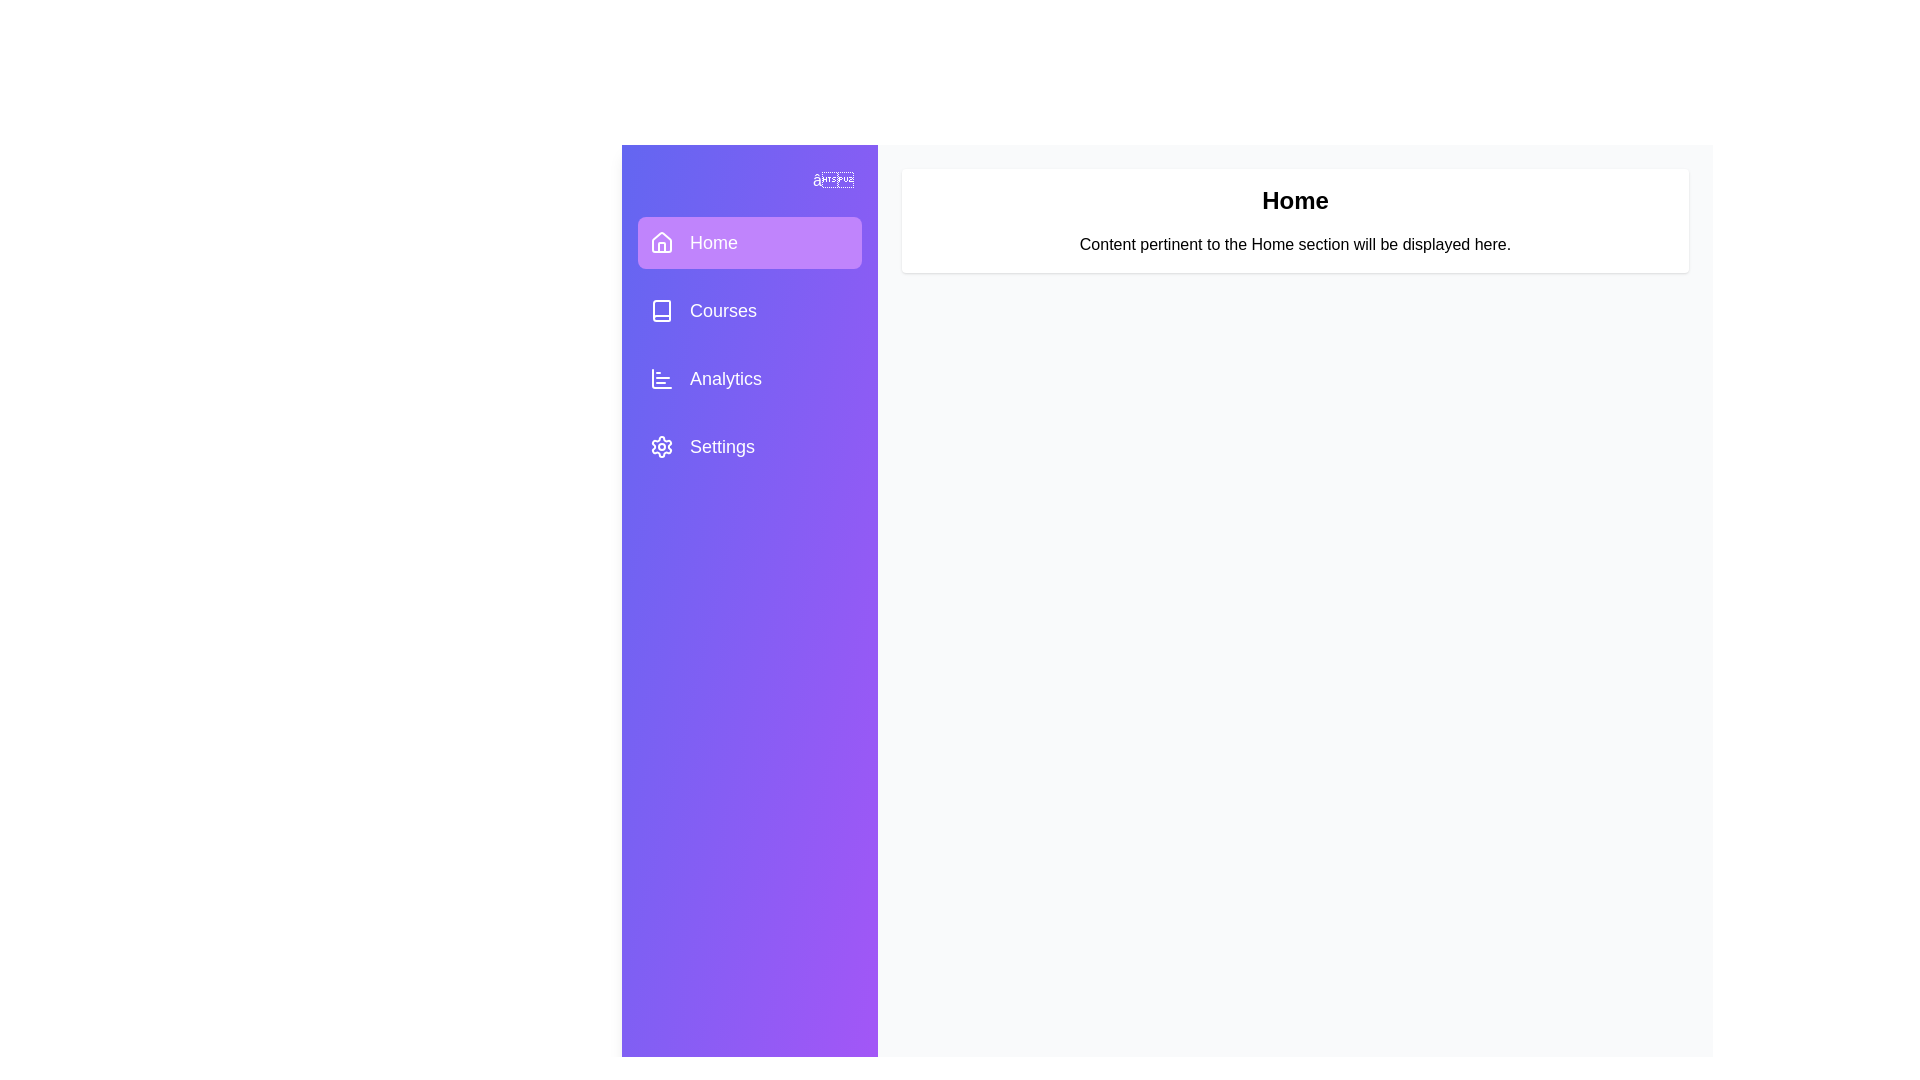  I want to click on the Analytics tab to view its content, so click(748, 378).